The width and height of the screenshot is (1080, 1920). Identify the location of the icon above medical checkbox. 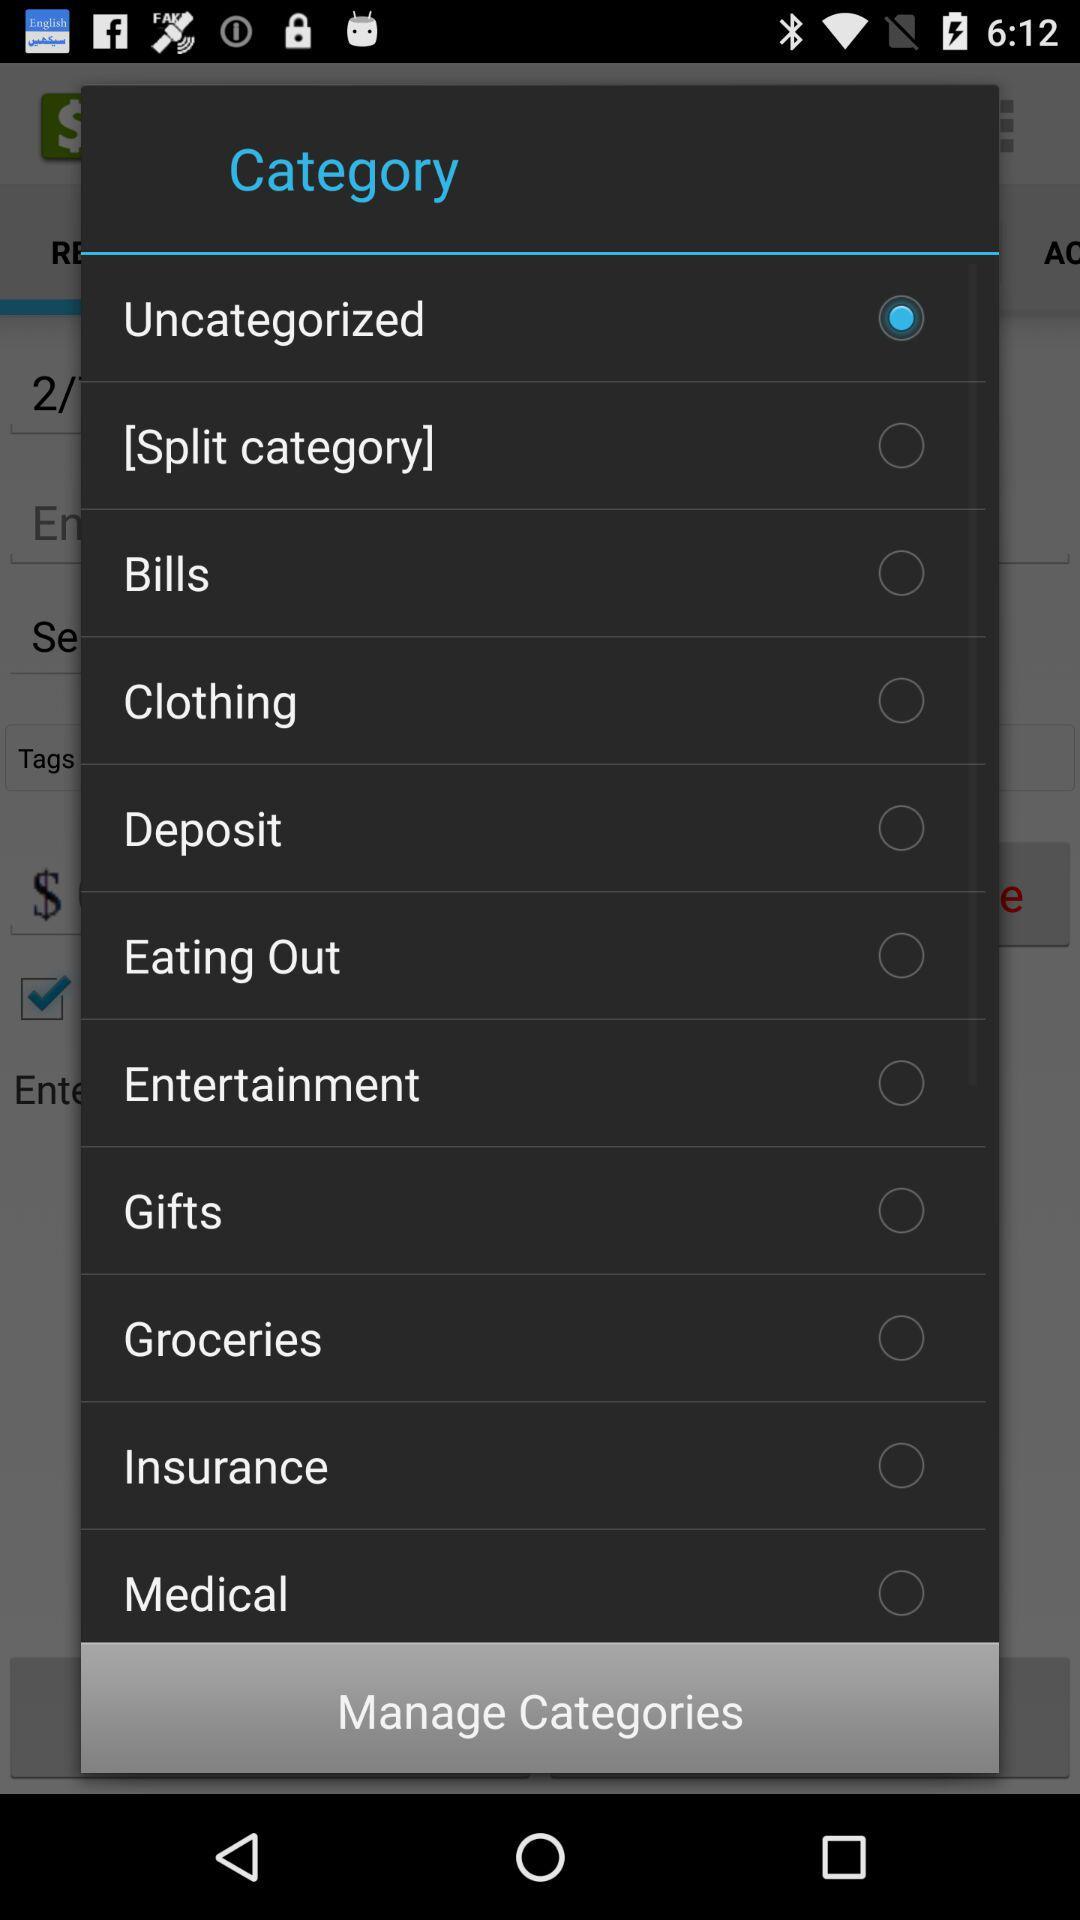
(532, 1465).